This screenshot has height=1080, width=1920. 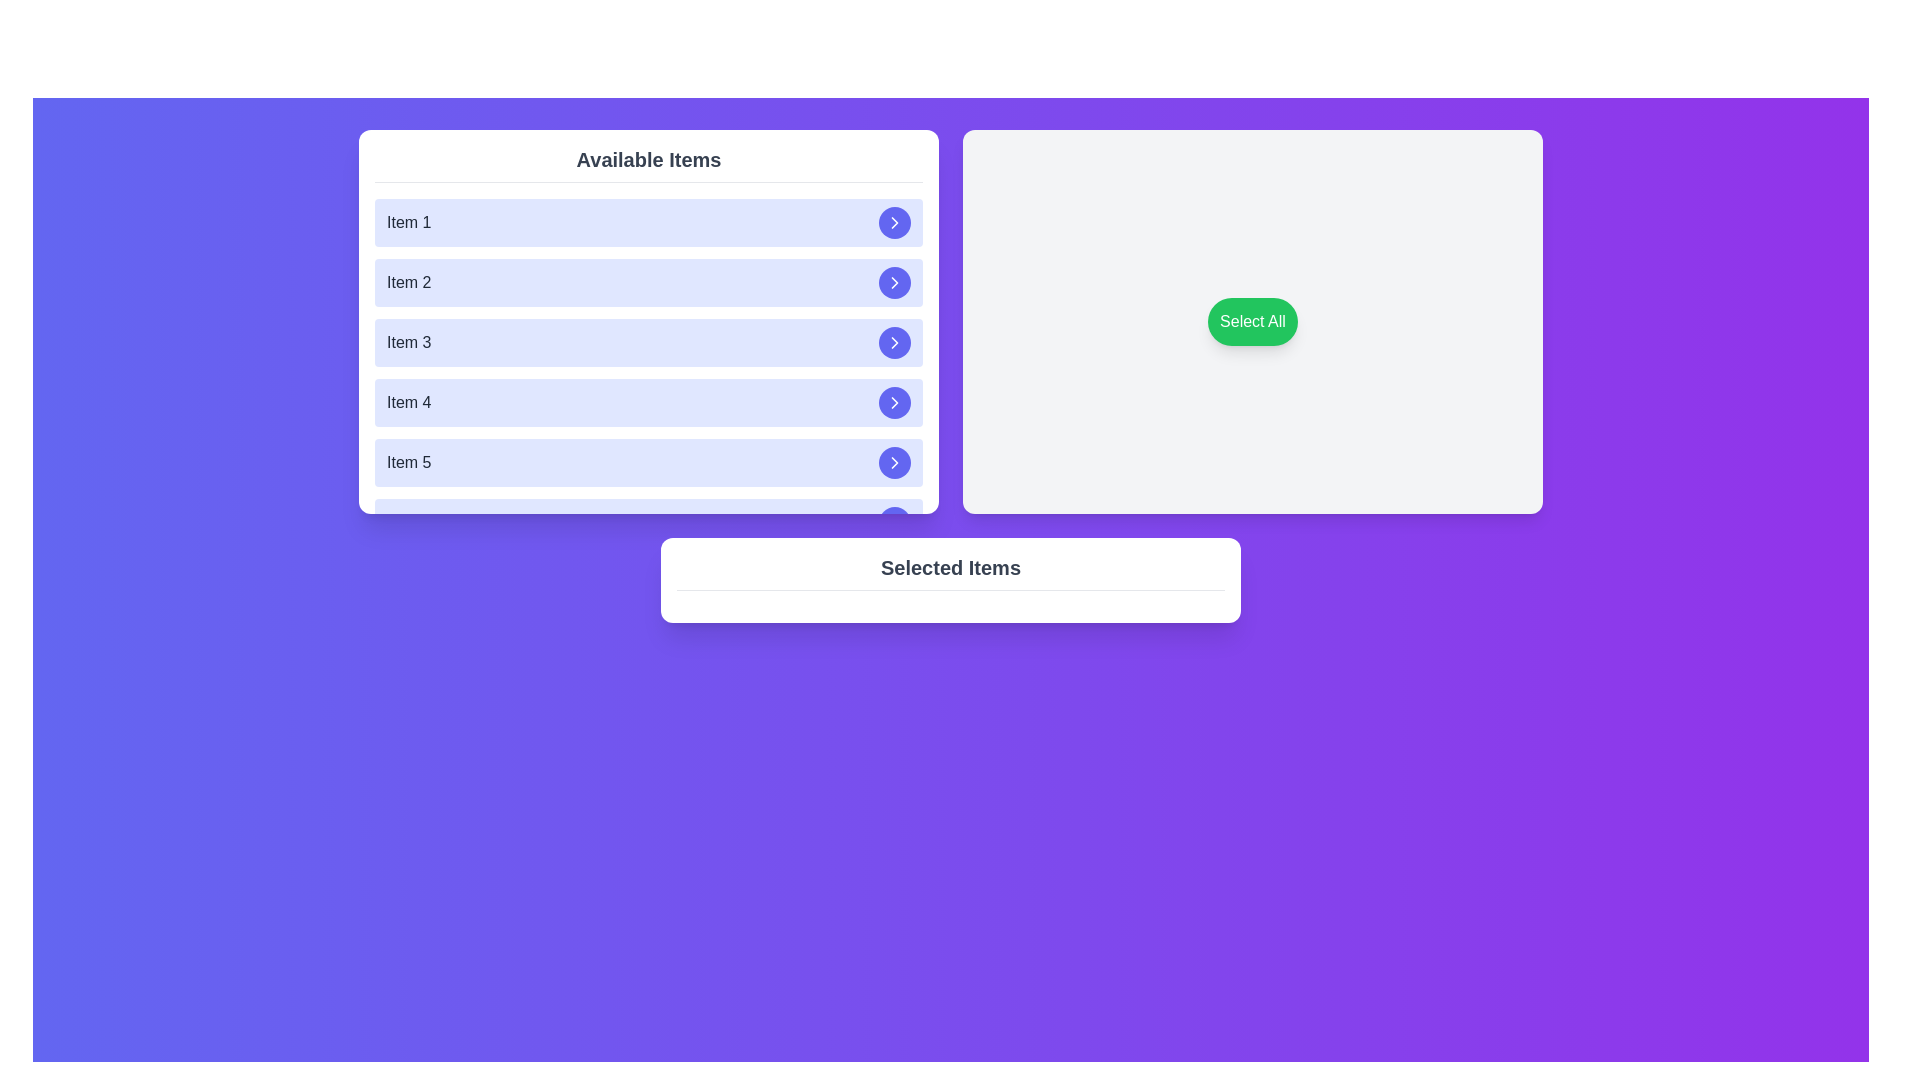 What do you see at coordinates (893, 282) in the screenshot?
I see `the circular button with a purple background and white right-facing chevron arrow in the 'Item 2' row` at bounding box center [893, 282].